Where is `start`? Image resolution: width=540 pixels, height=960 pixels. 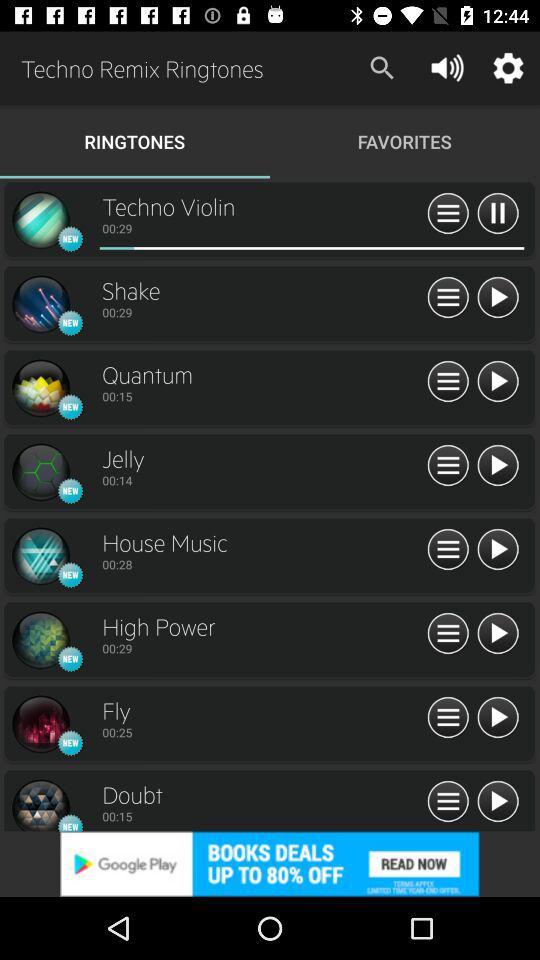
start is located at coordinates (496, 718).